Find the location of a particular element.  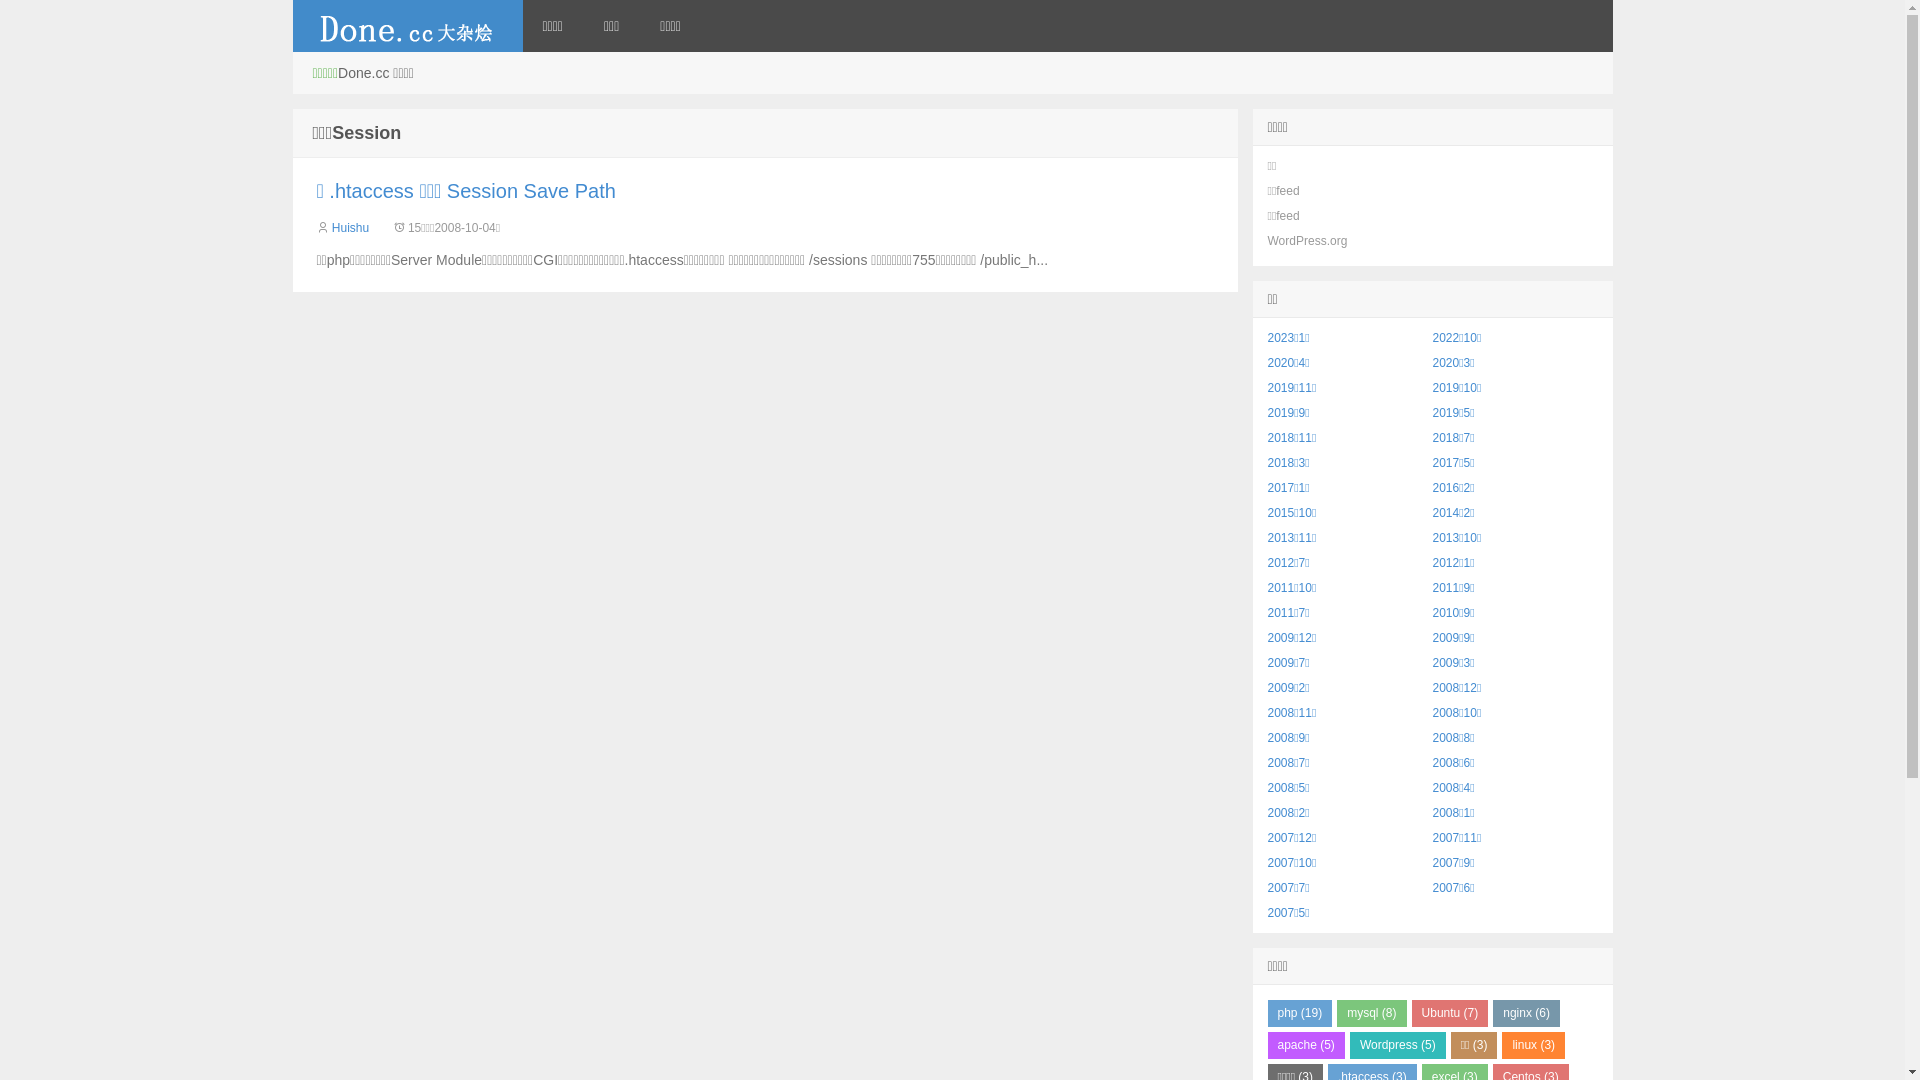

'mysql (8)' is located at coordinates (1370, 1013).